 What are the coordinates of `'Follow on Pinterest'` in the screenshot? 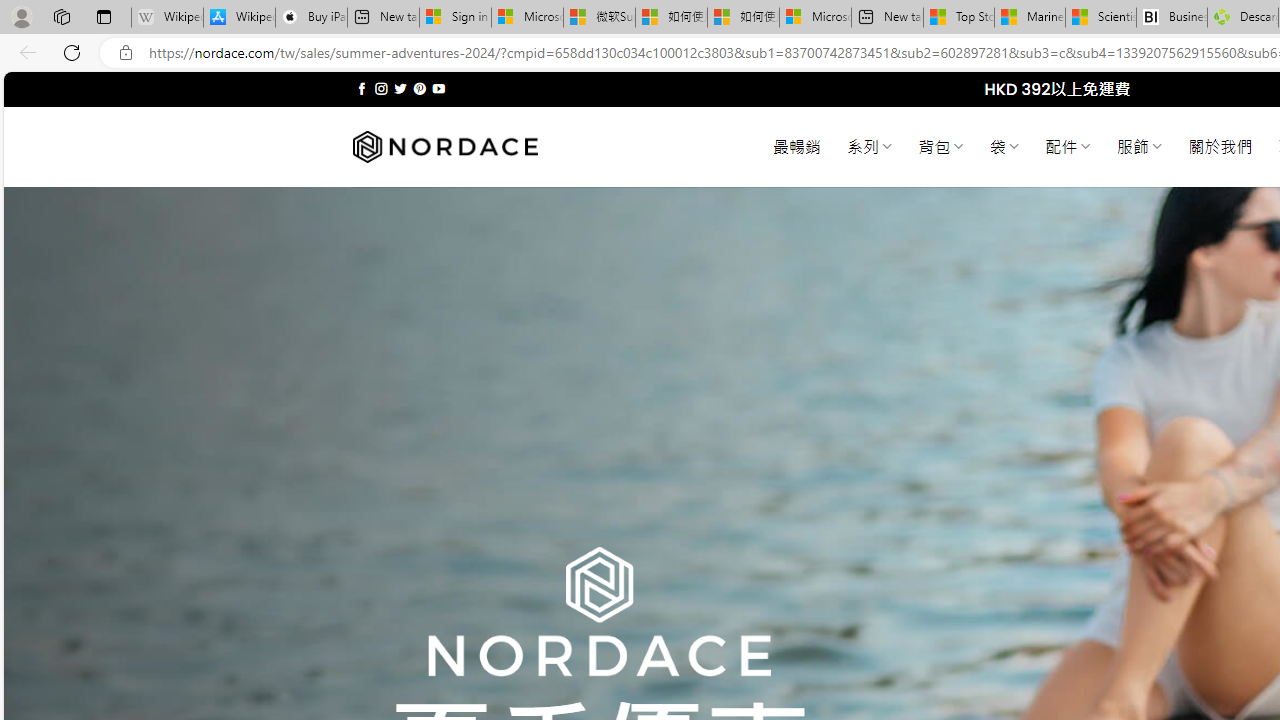 It's located at (418, 88).